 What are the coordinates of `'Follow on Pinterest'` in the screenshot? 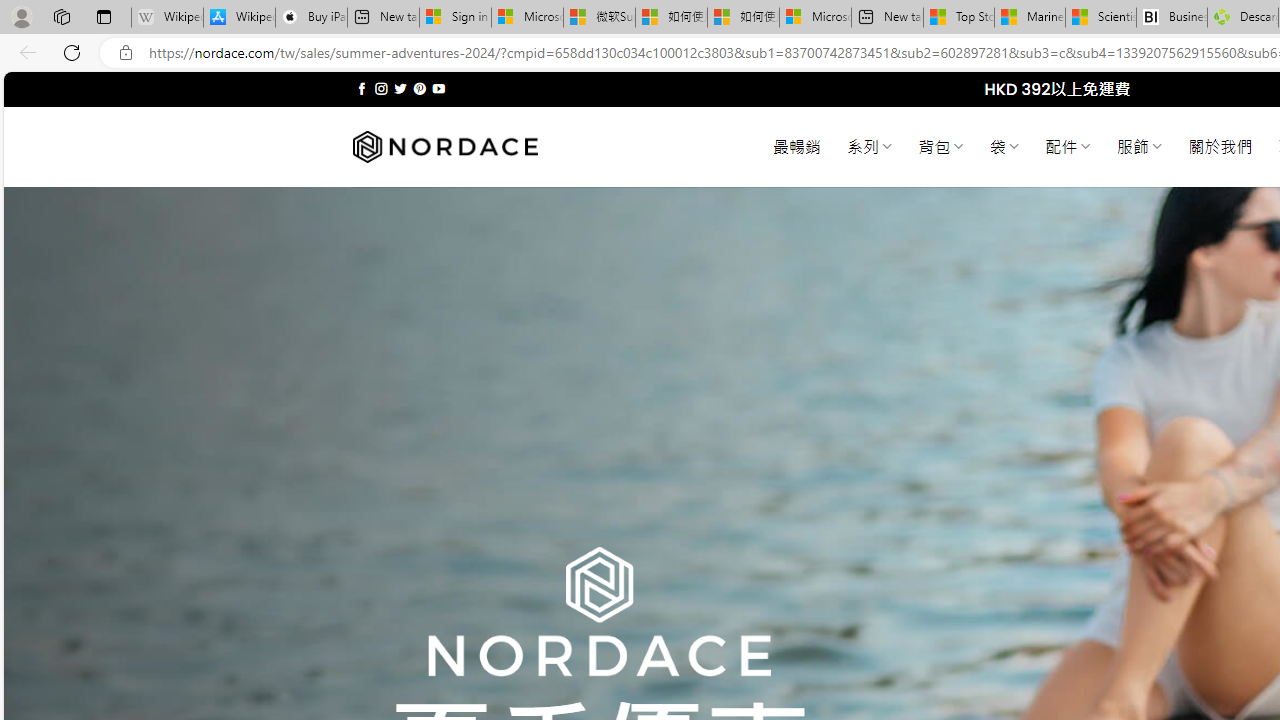 It's located at (418, 88).